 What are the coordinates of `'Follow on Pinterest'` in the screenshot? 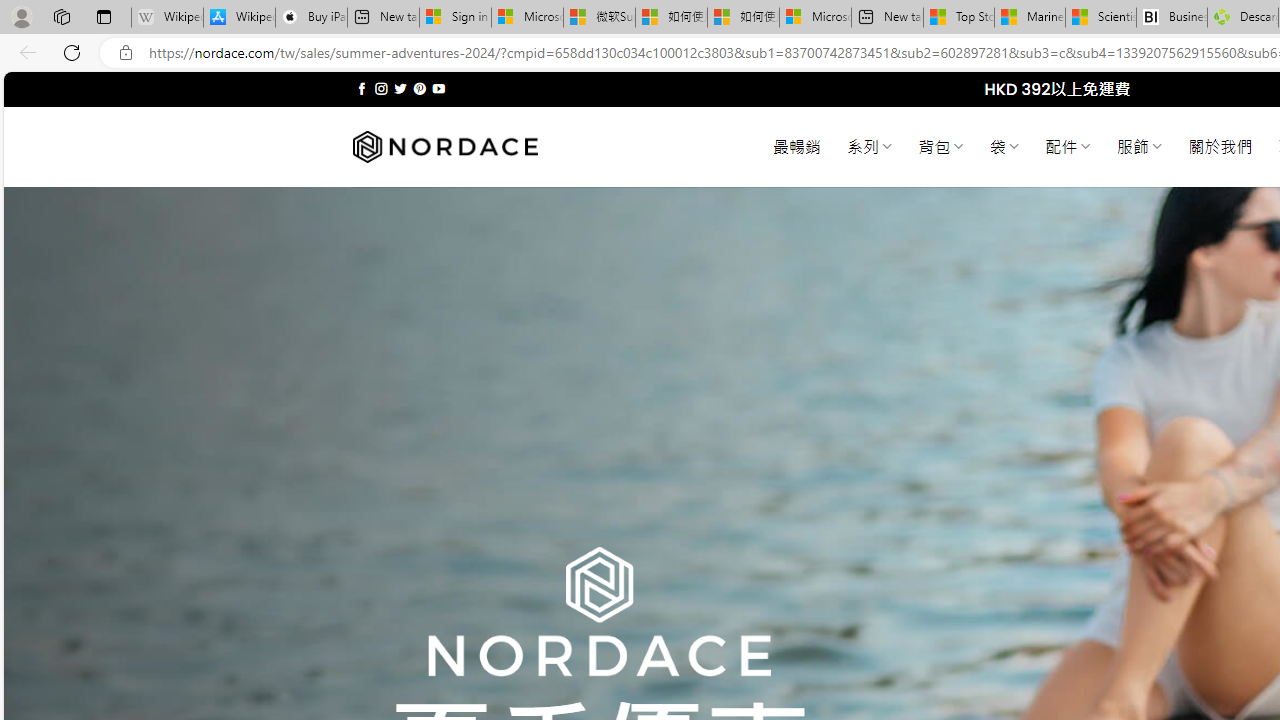 It's located at (418, 88).